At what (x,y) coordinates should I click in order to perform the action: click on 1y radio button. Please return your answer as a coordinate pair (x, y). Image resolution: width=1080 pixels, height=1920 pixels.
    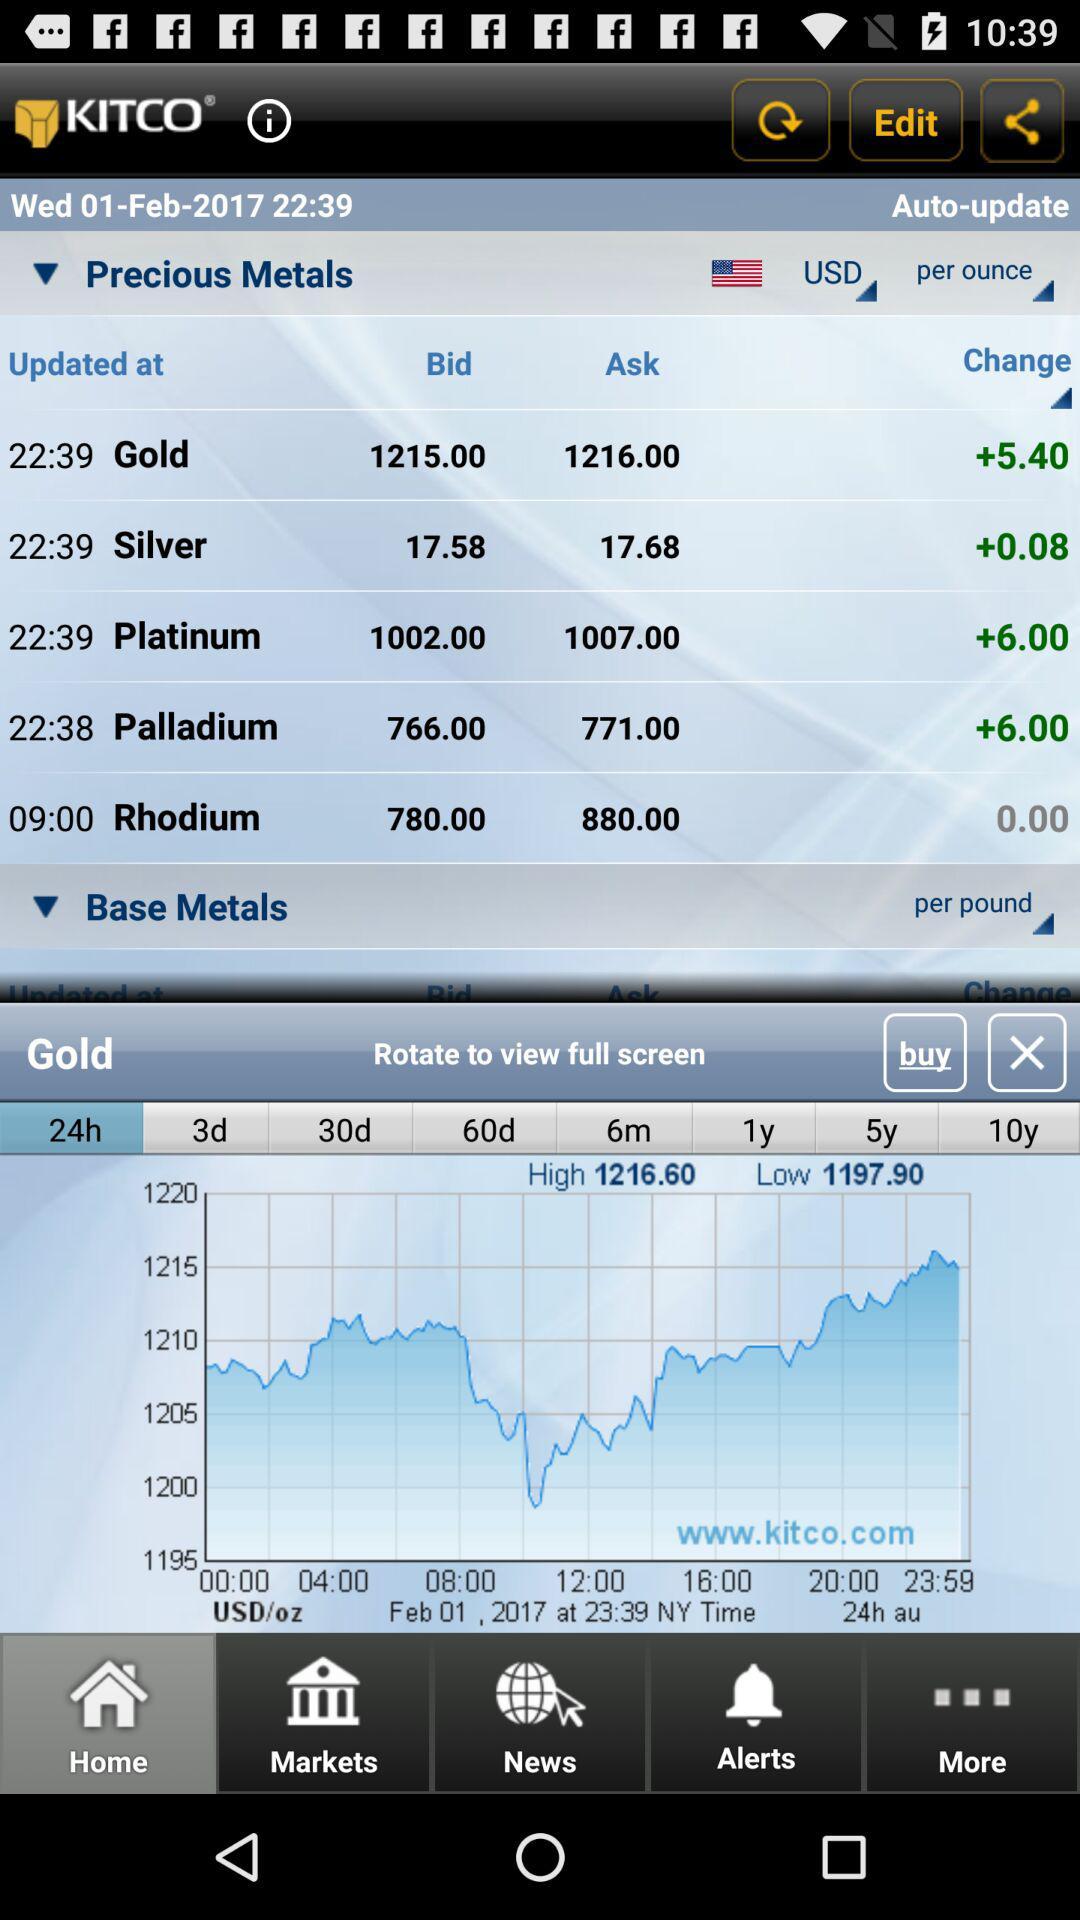
    Looking at the image, I should click on (754, 1129).